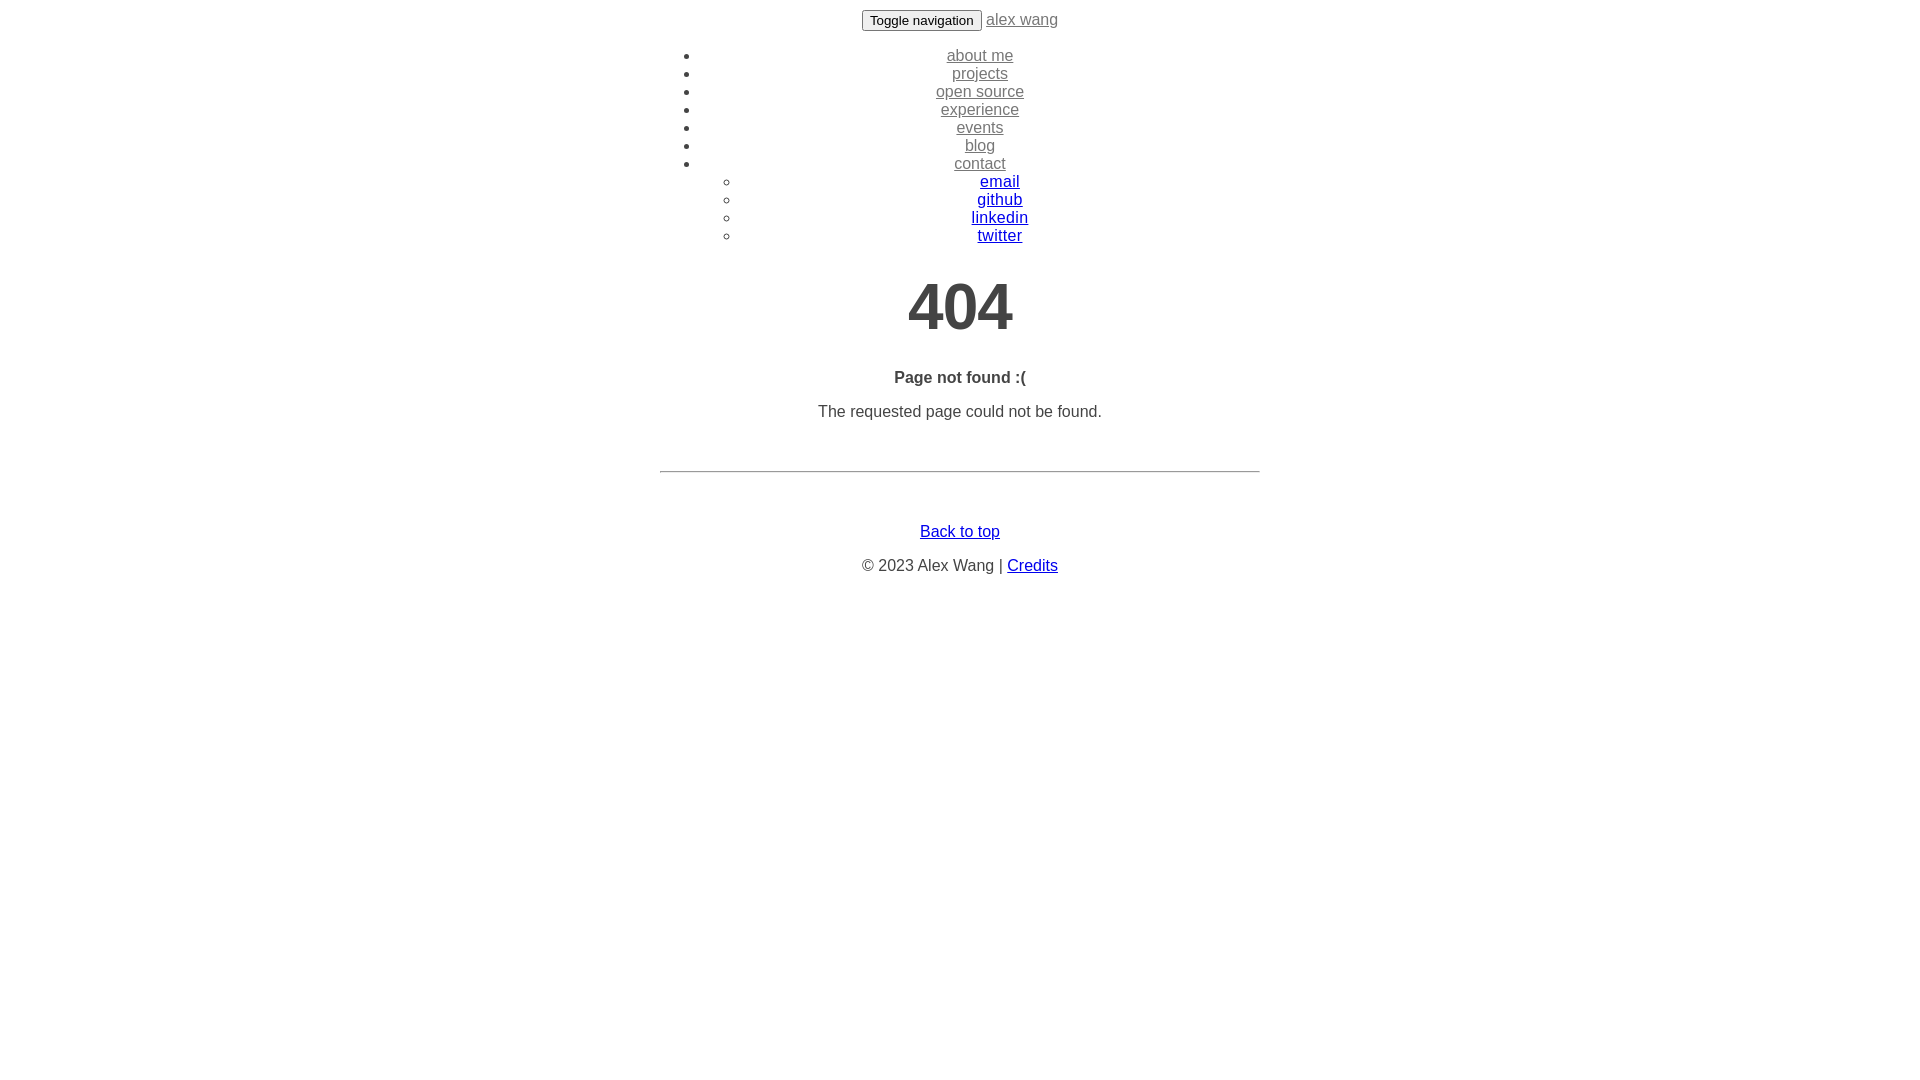  I want to click on 'events', so click(954, 127).